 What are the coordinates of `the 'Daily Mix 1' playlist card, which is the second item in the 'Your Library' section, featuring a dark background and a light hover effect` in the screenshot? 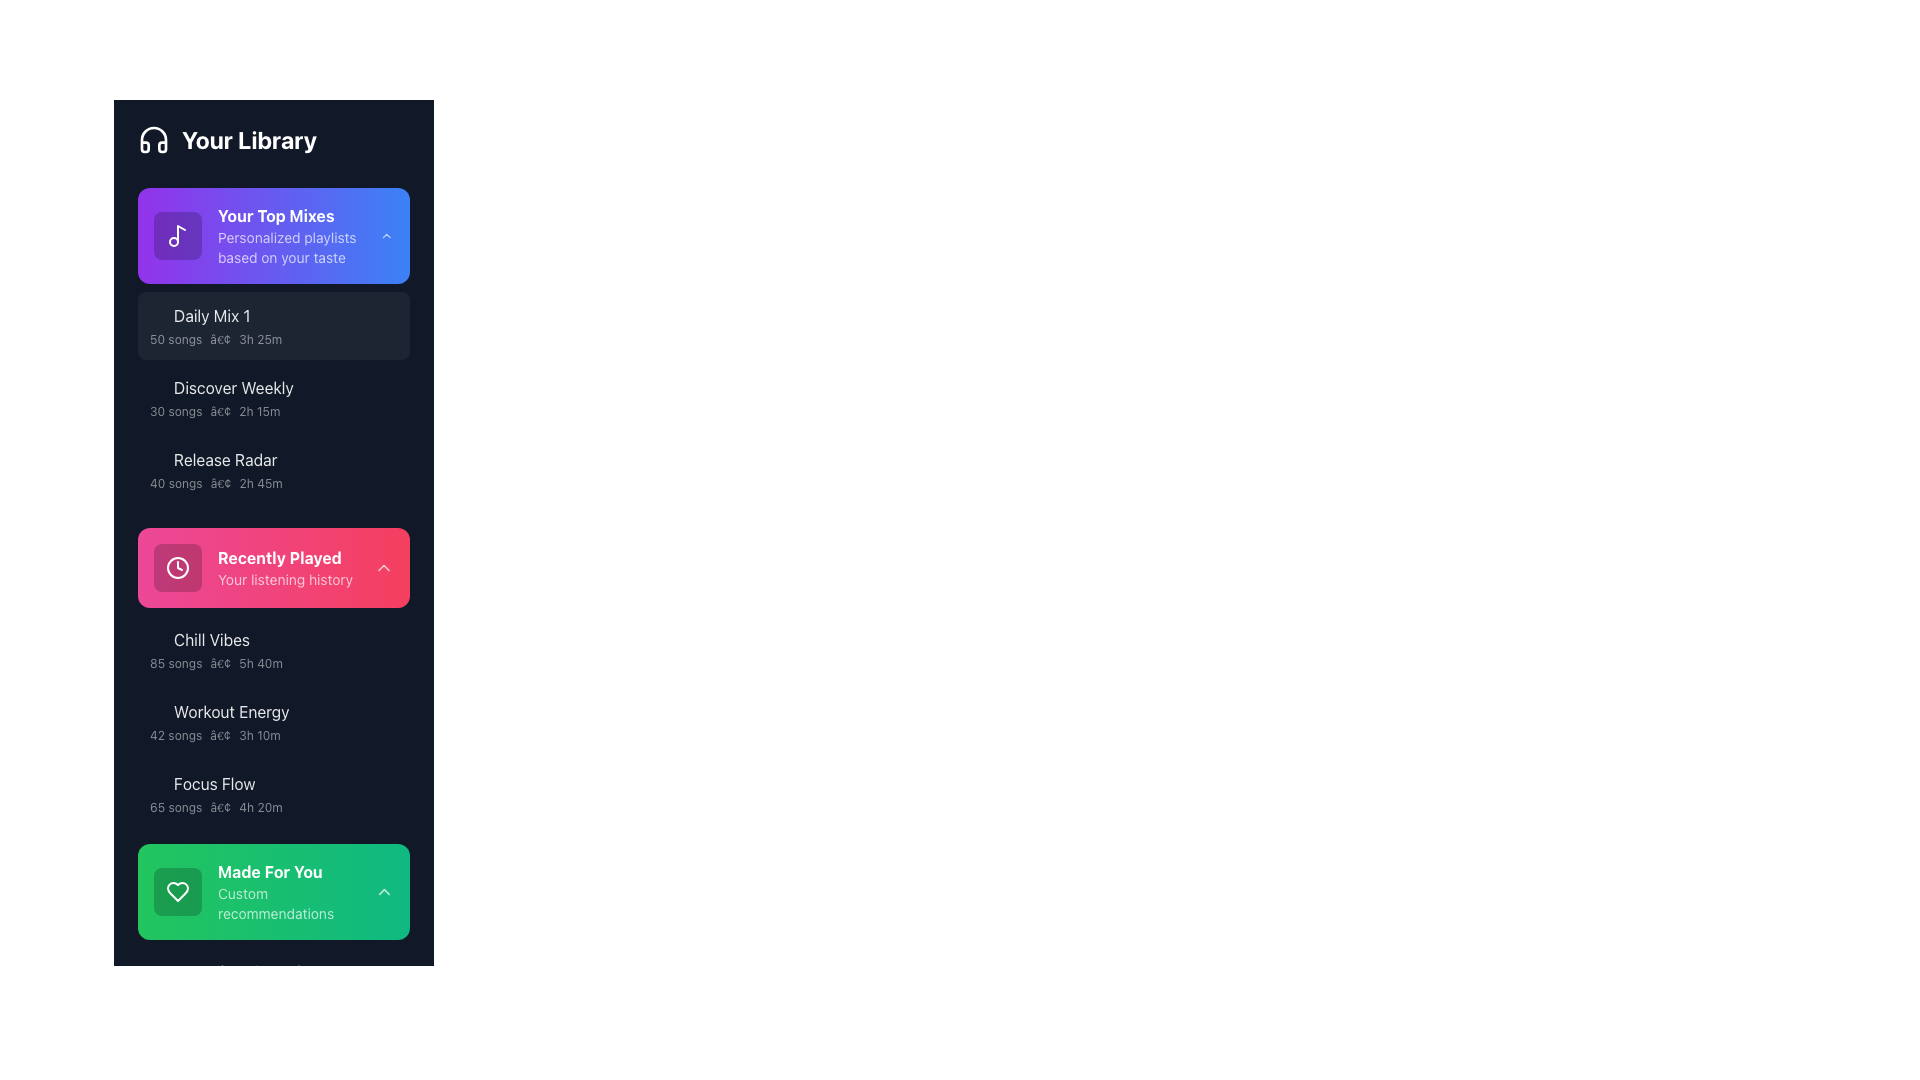 It's located at (272, 325).